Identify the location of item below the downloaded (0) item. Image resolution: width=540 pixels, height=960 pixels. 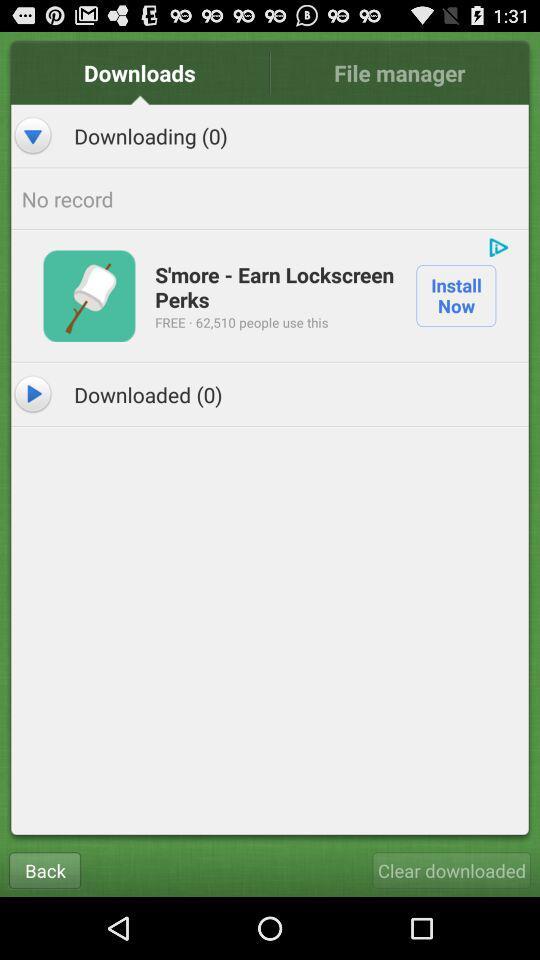
(44, 869).